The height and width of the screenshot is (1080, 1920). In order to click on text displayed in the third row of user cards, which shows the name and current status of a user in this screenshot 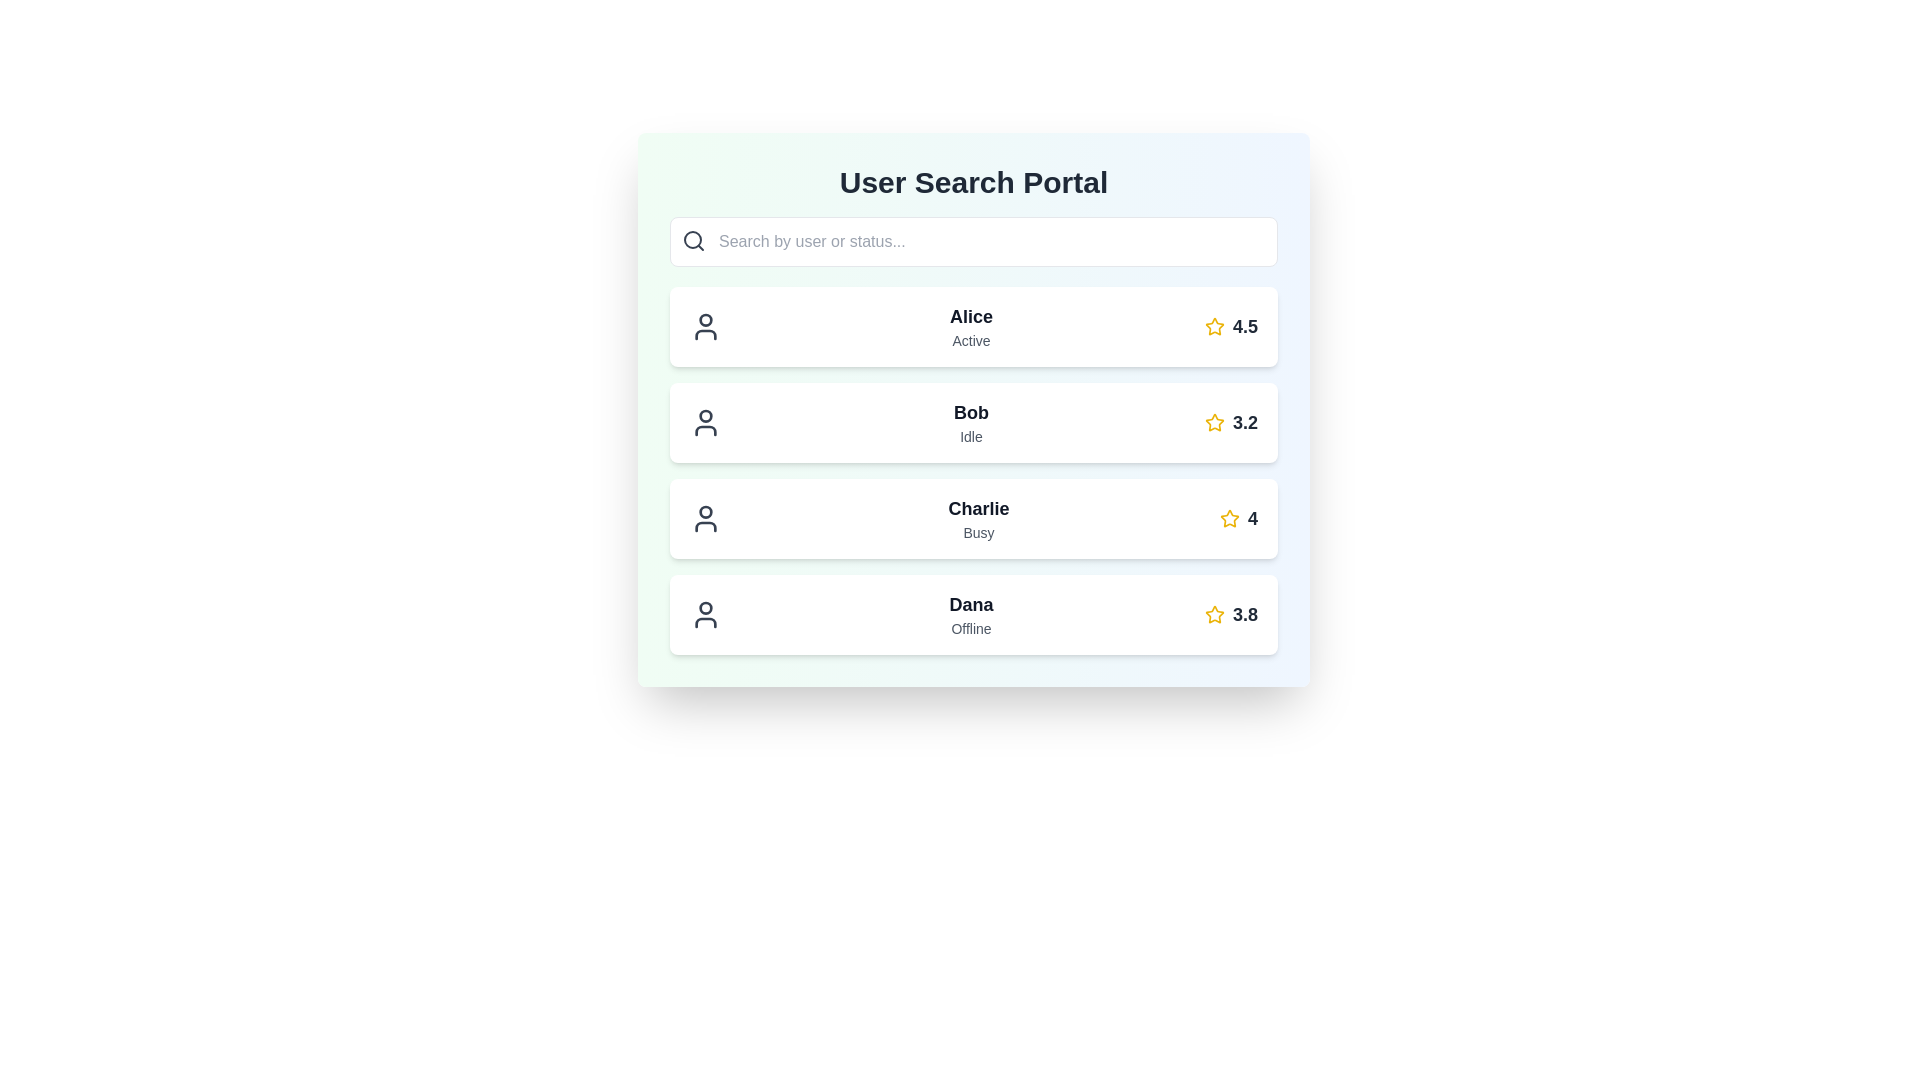, I will do `click(979, 518)`.